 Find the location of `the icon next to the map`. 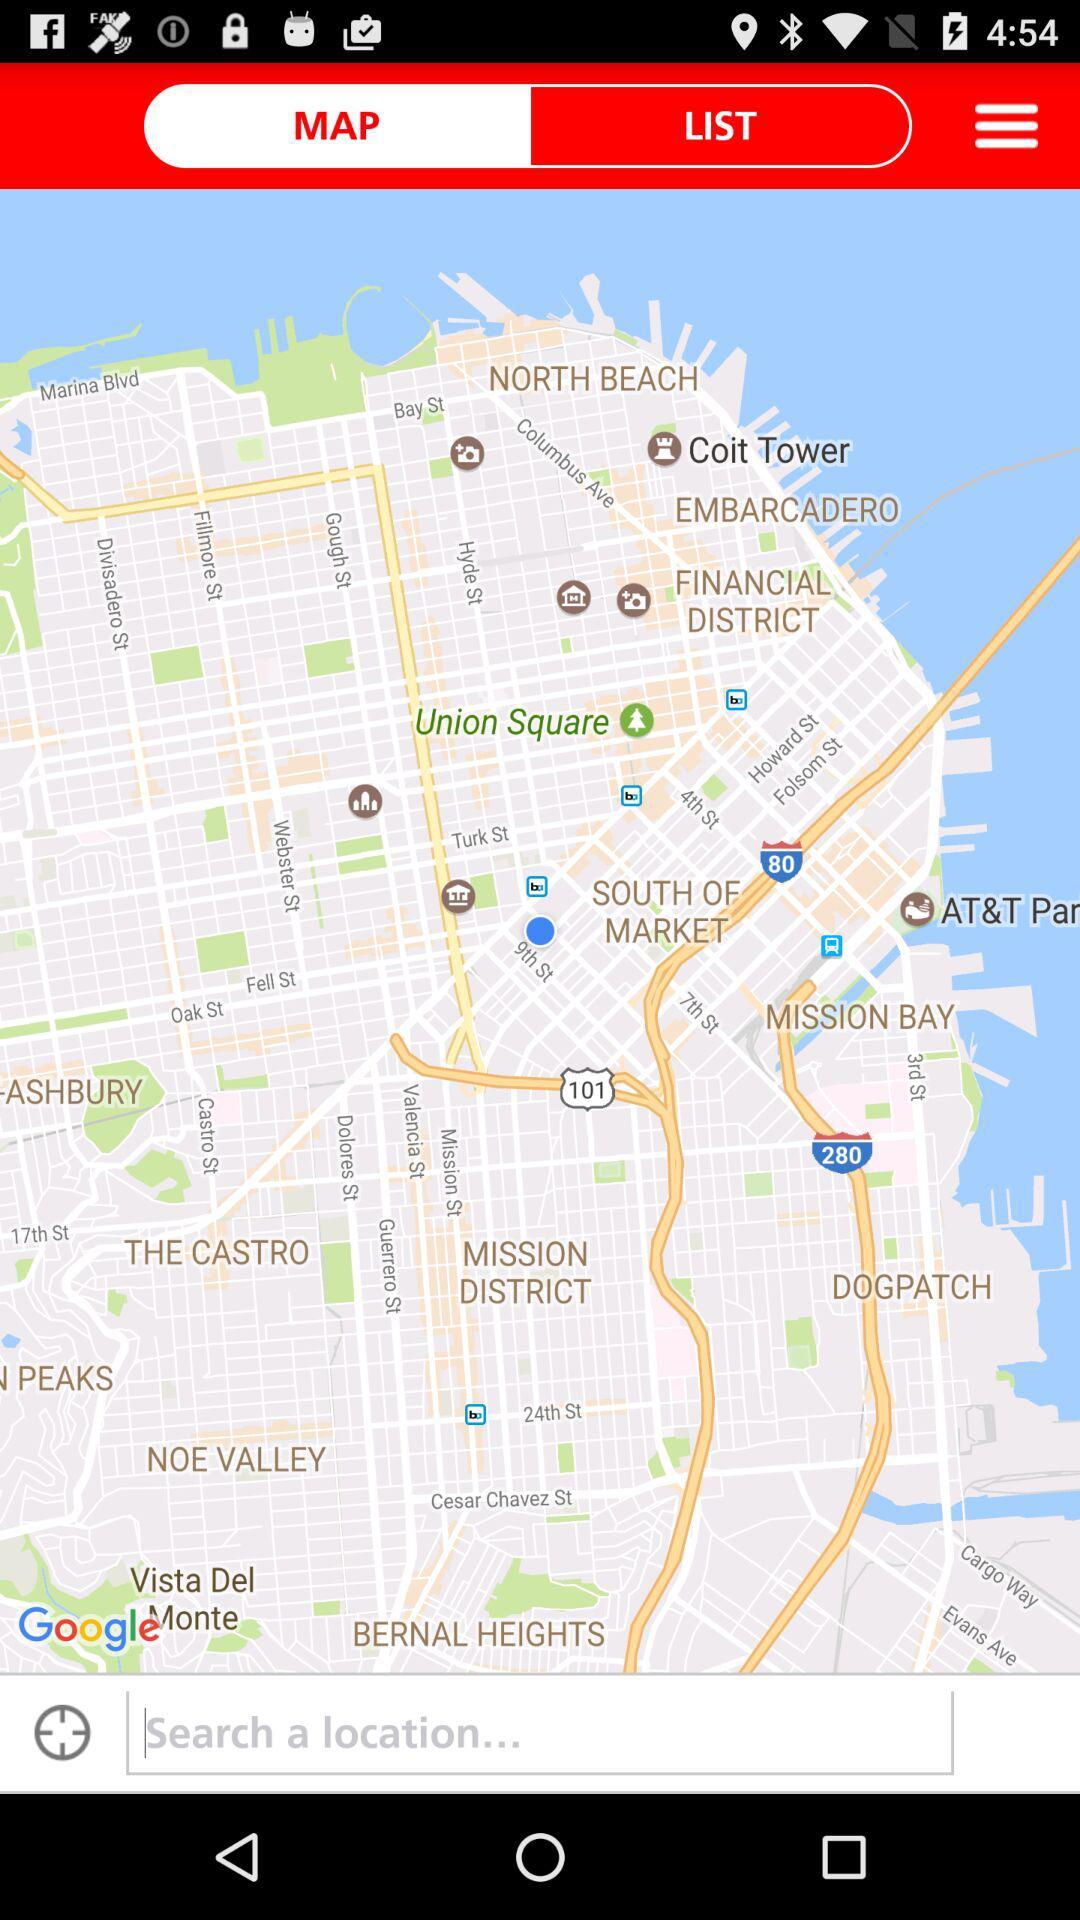

the icon next to the map is located at coordinates (720, 124).